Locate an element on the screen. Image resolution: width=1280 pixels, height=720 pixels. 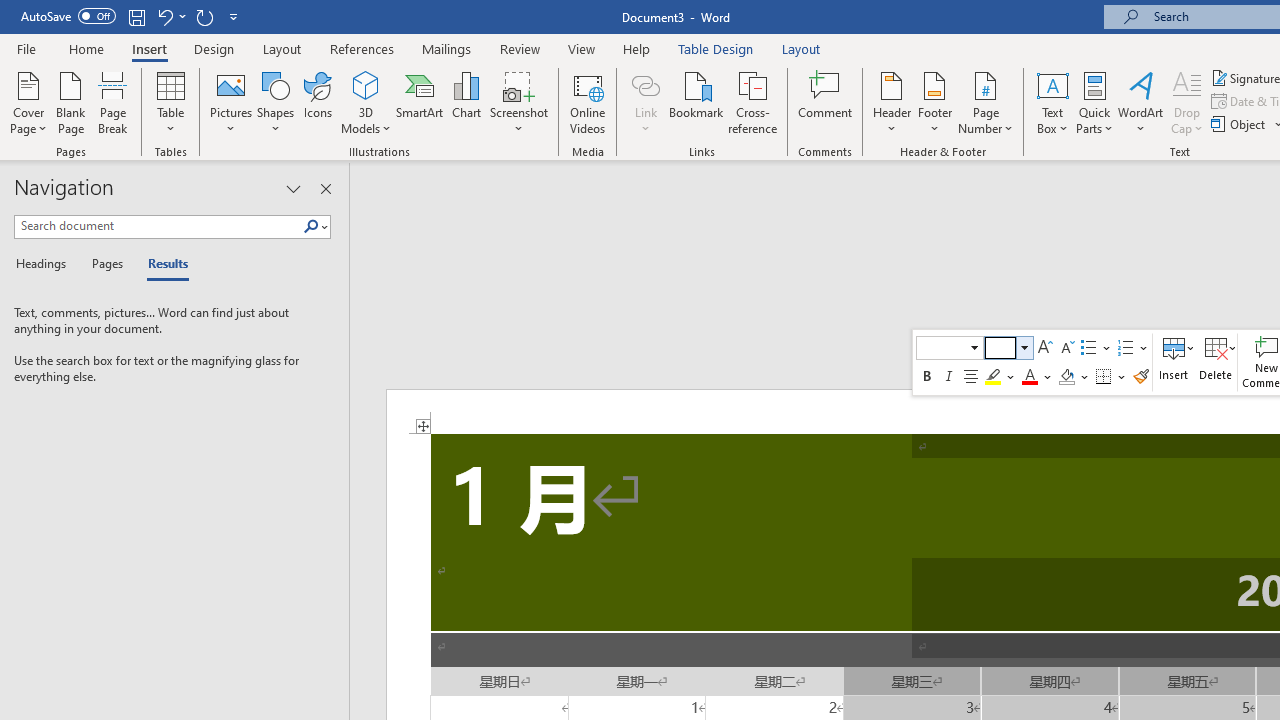
'Comment' is located at coordinates (825, 103).